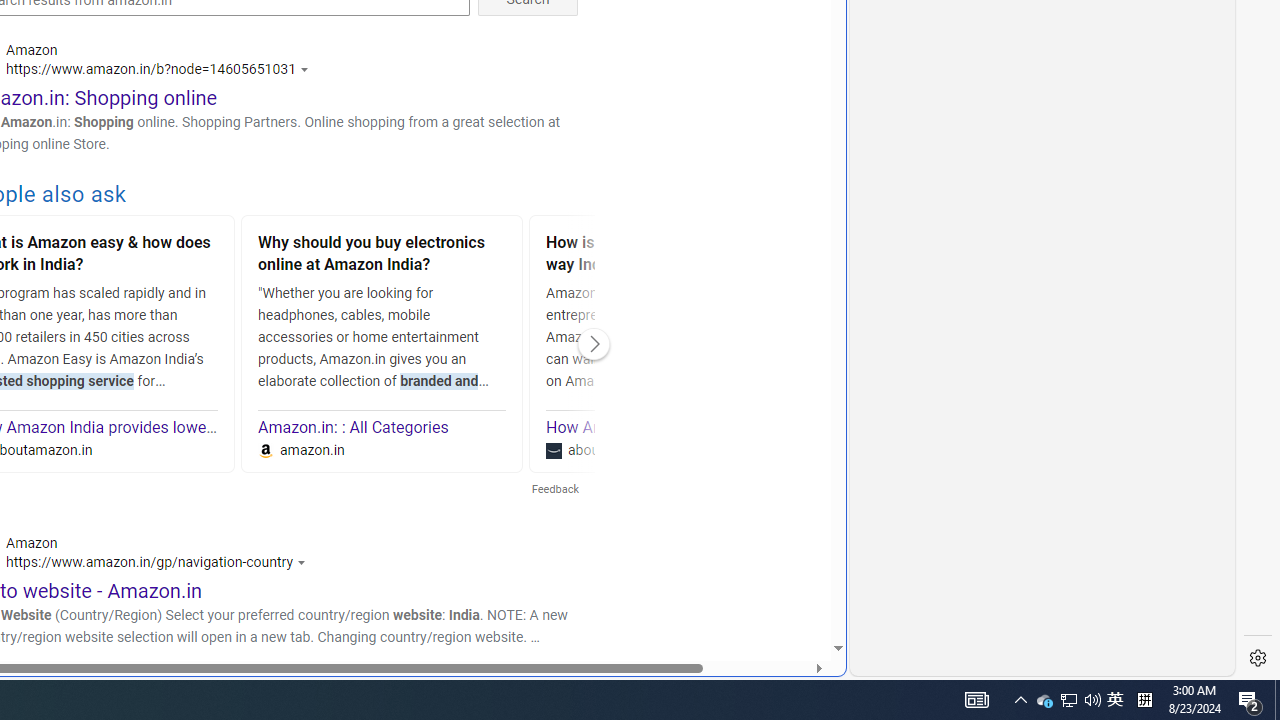 The width and height of the screenshot is (1280, 720). Describe the element at coordinates (791, 587) in the screenshot. I see `'Search more'` at that location.